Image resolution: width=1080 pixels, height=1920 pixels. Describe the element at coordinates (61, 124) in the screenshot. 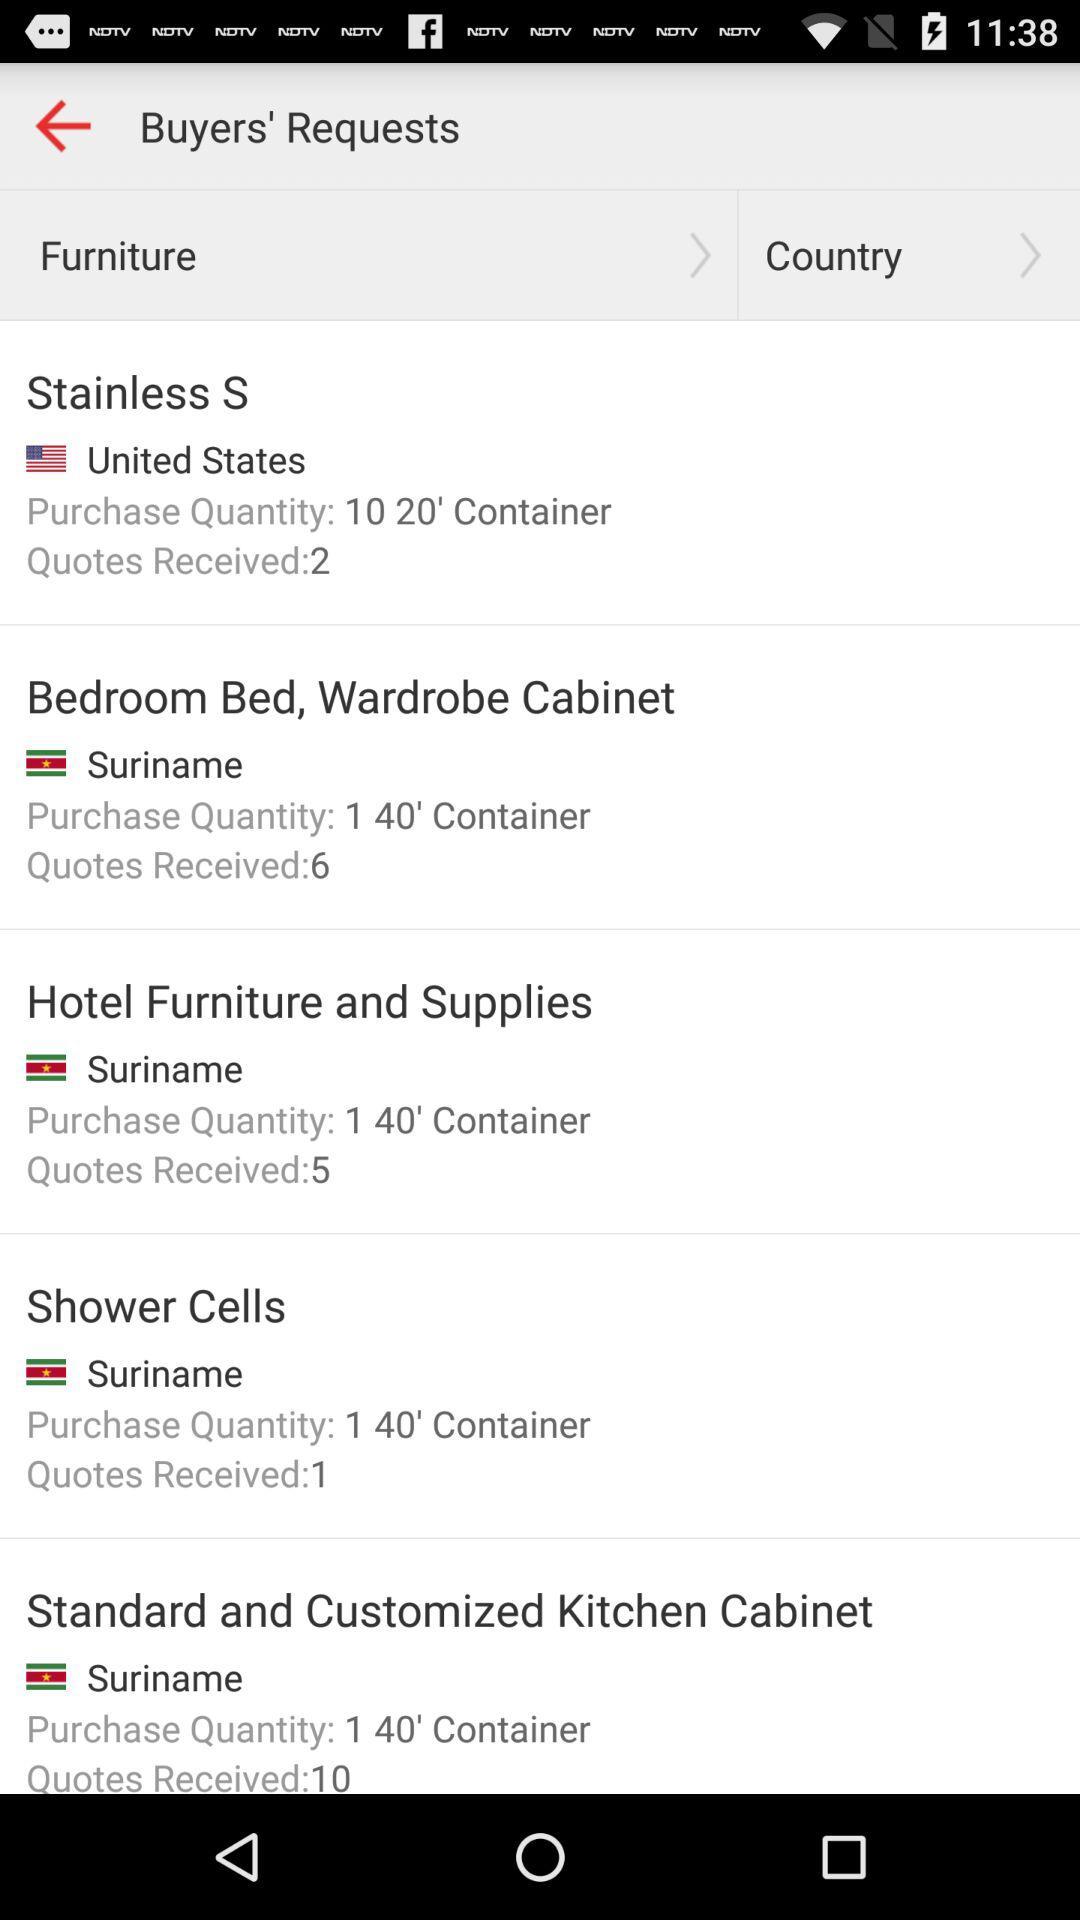

I see `previous page` at that location.